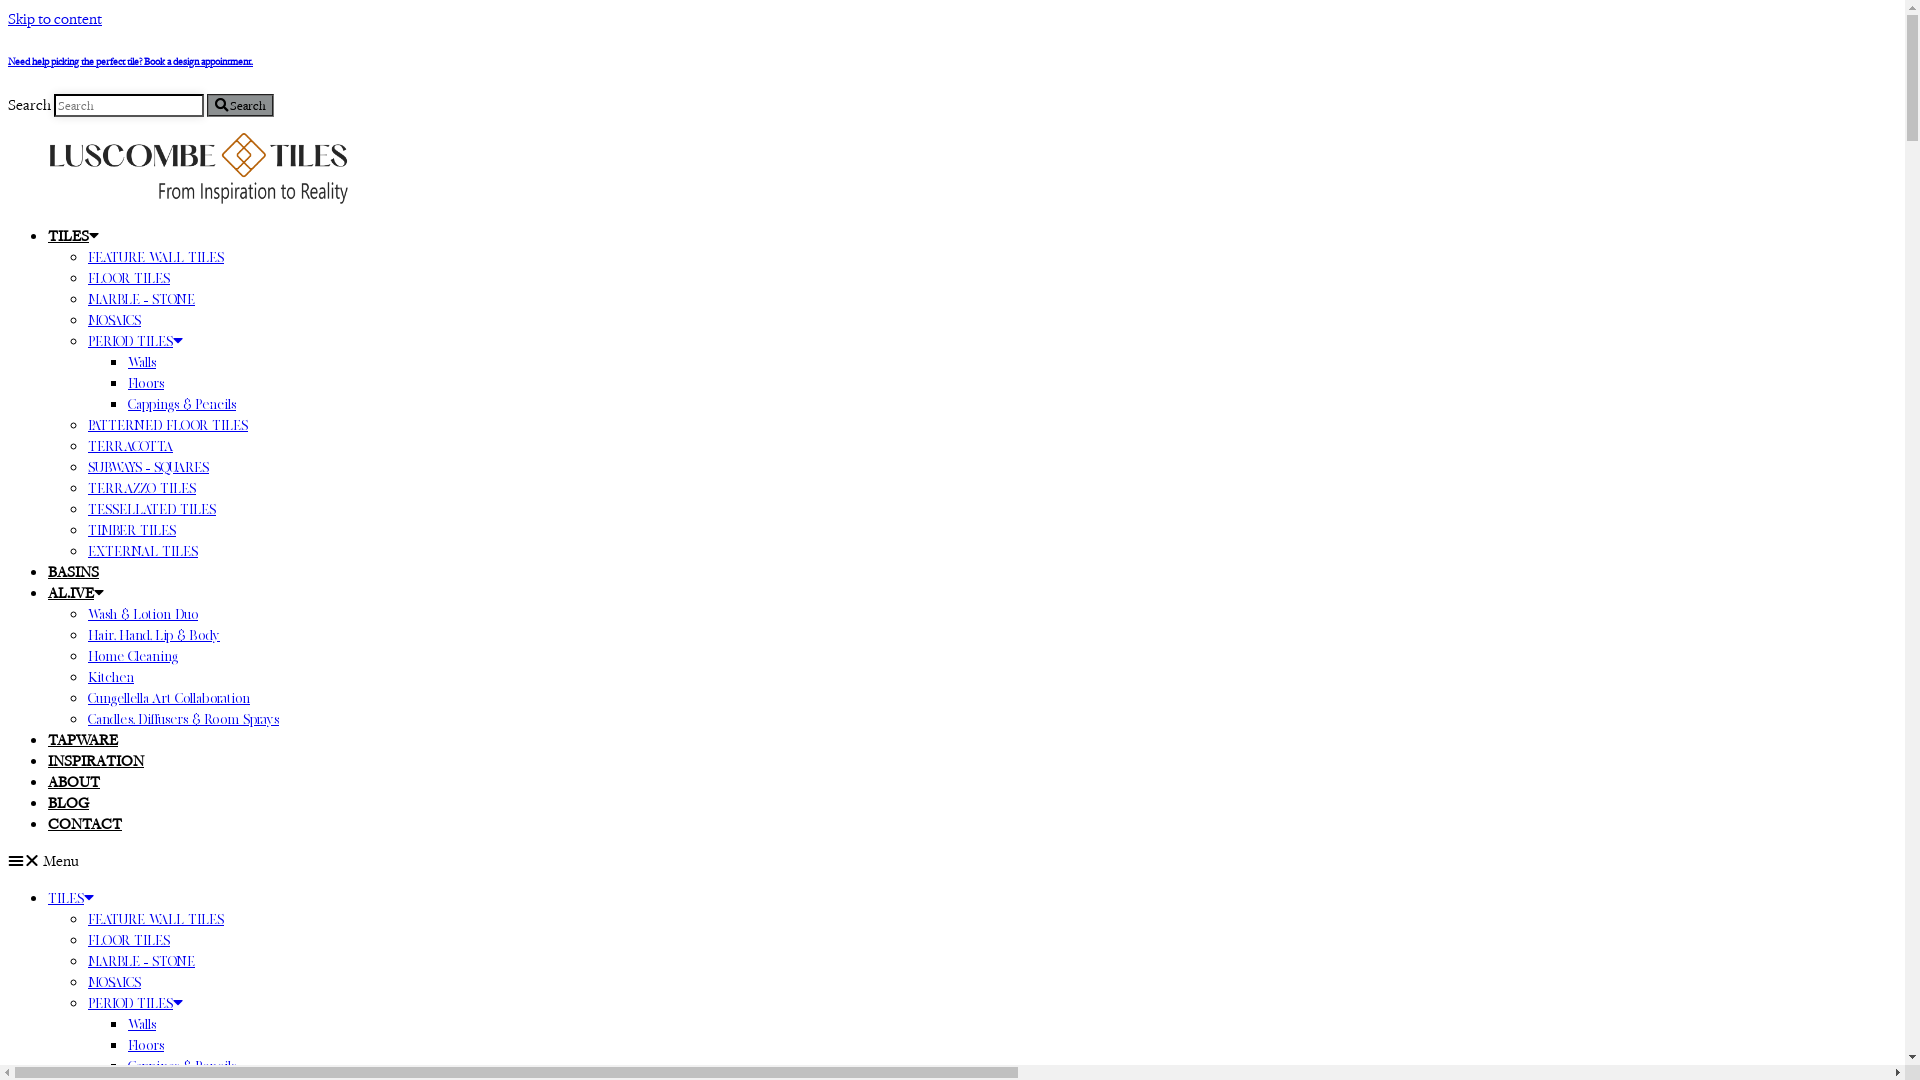 This screenshot has height=1080, width=1920. Describe the element at coordinates (240, 105) in the screenshot. I see `'Search'` at that location.